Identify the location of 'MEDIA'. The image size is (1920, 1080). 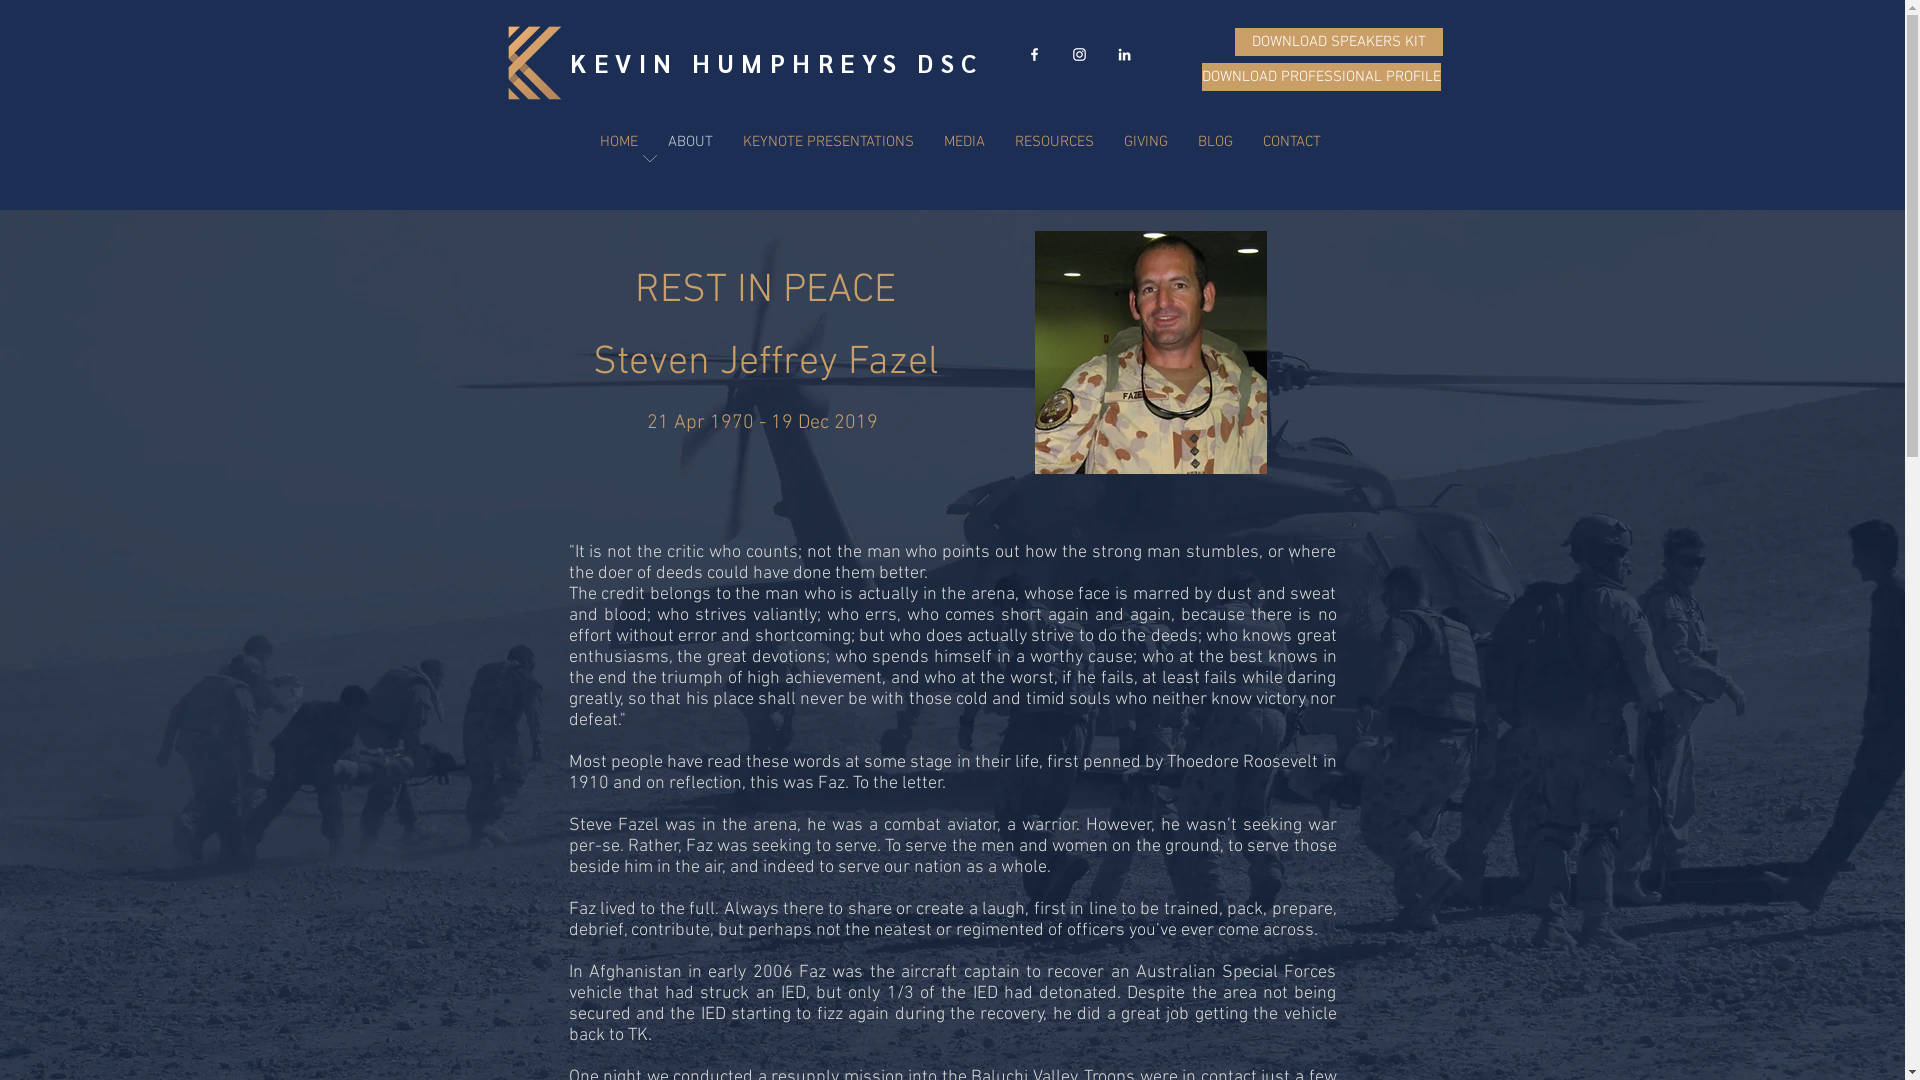
(963, 141).